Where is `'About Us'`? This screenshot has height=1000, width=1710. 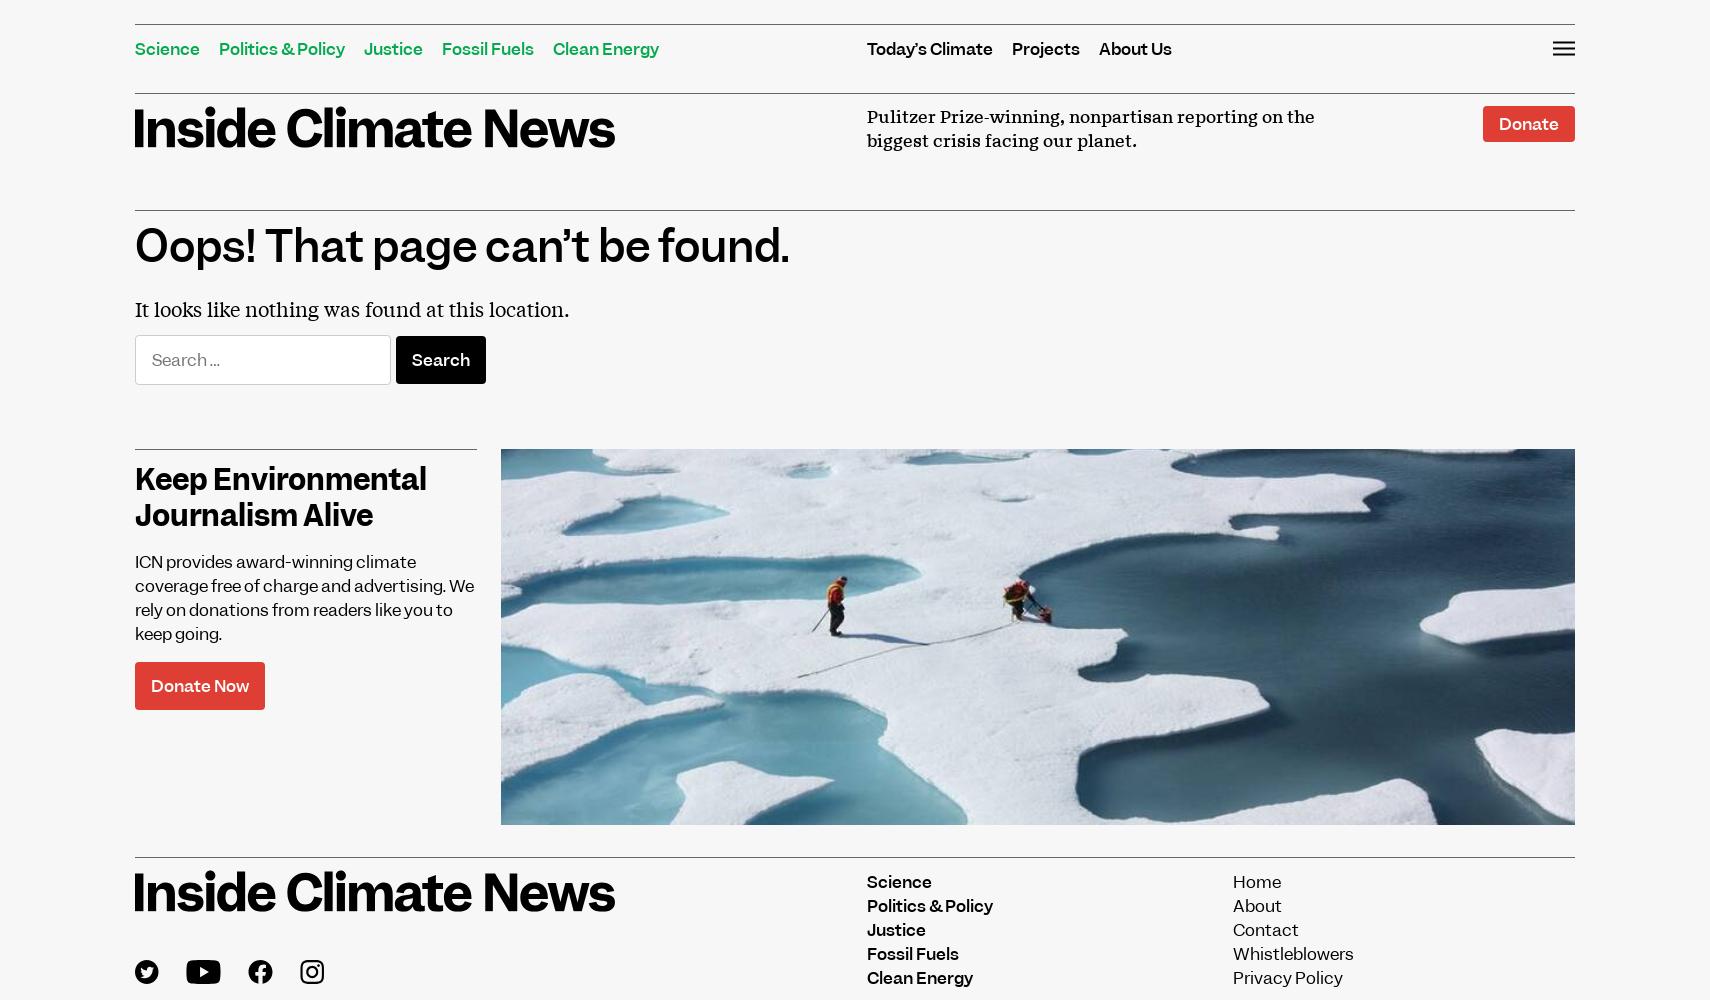
'About Us' is located at coordinates (1134, 49).